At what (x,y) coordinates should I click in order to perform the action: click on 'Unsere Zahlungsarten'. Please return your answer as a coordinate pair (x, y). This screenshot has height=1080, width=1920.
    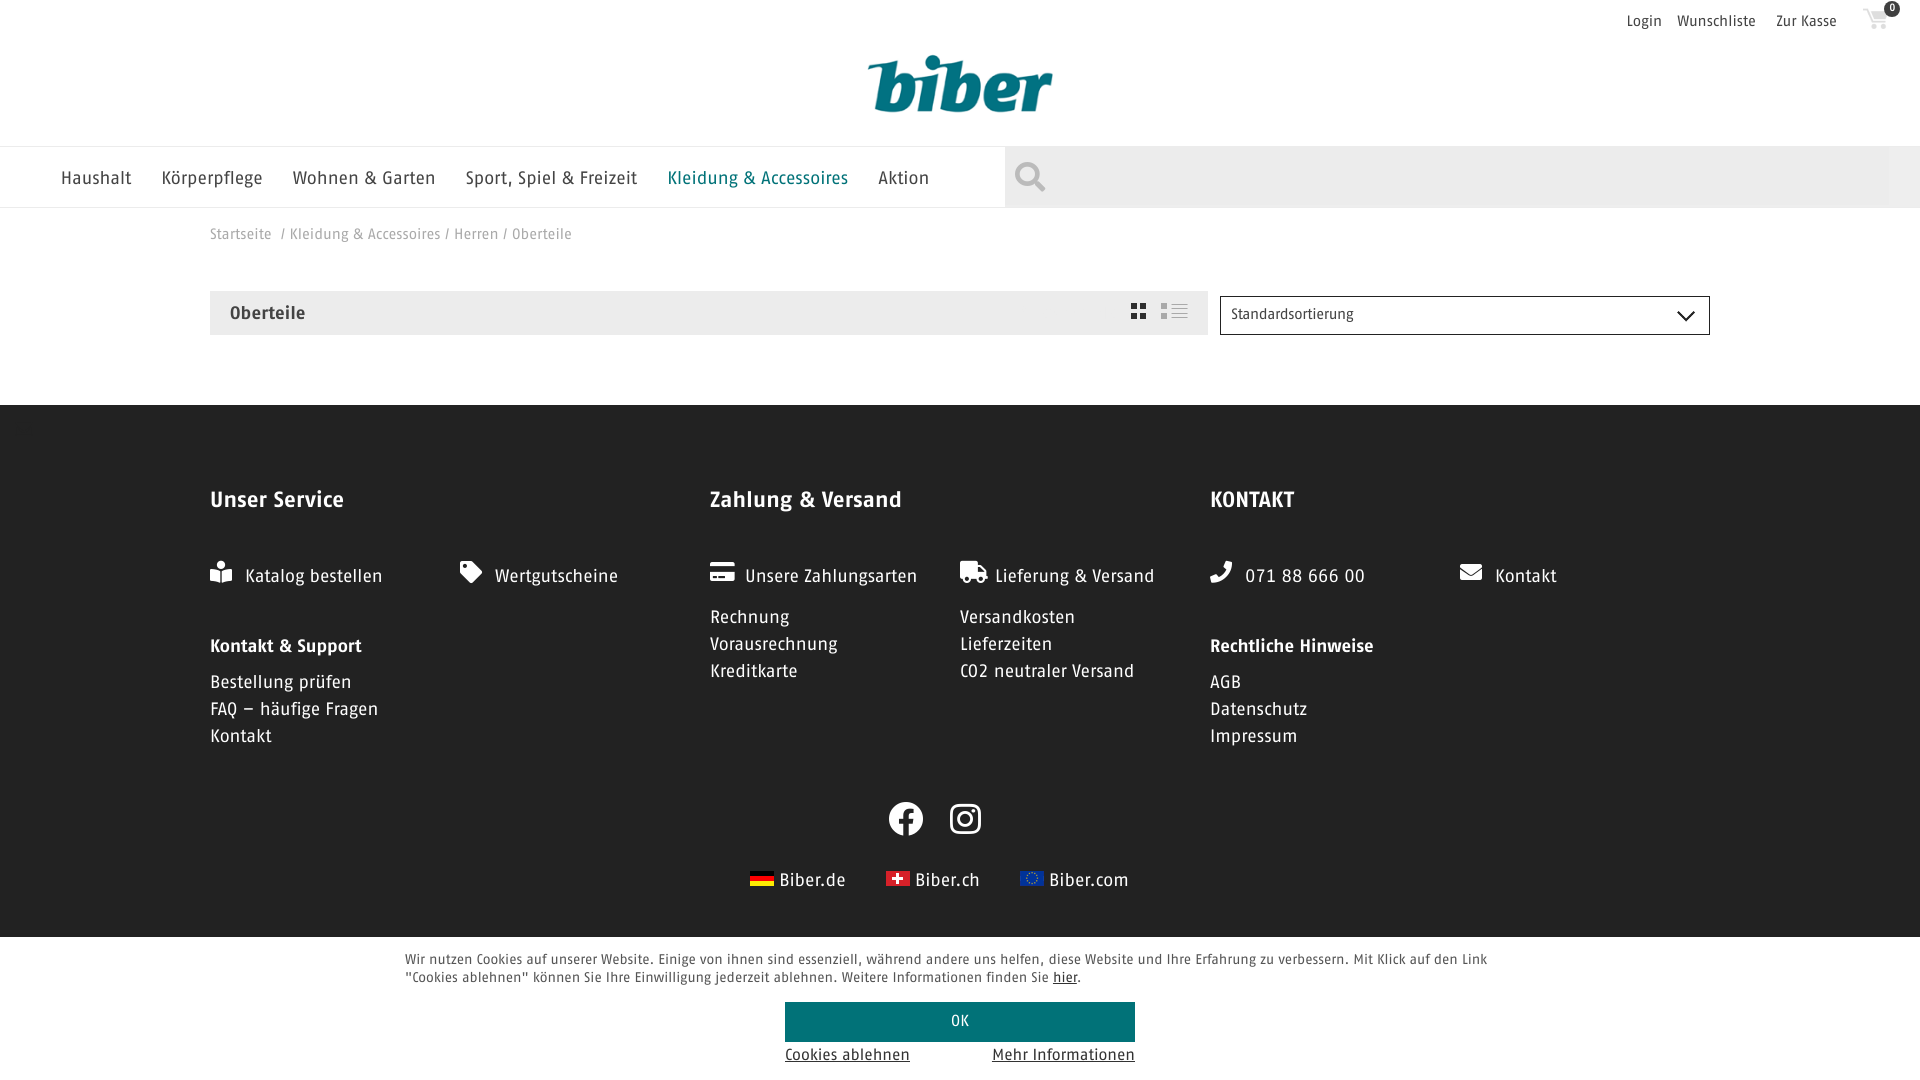
    Looking at the image, I should click on (831, 577).